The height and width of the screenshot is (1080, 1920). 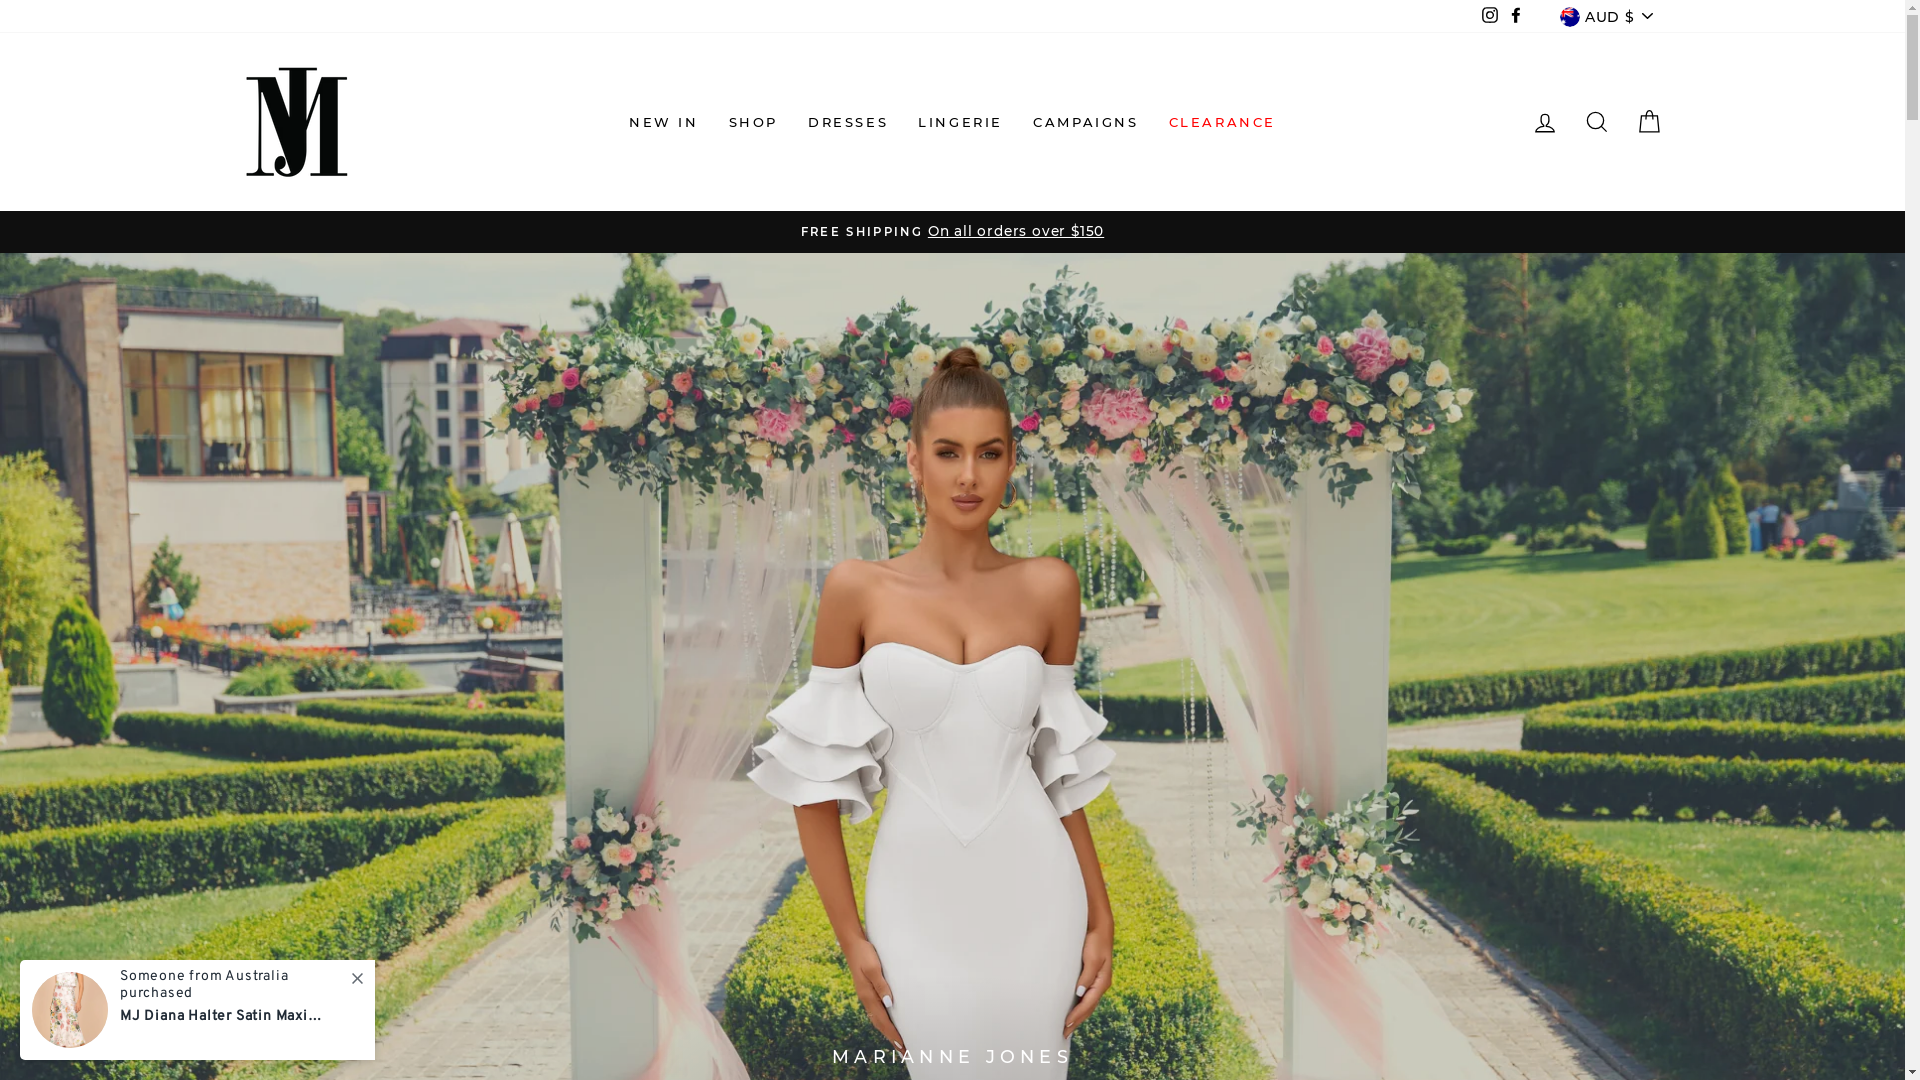 What do you see at coordinates (714, 123) in the screenshot?
I see `'SHOP'` at bounding box center [714, 123].